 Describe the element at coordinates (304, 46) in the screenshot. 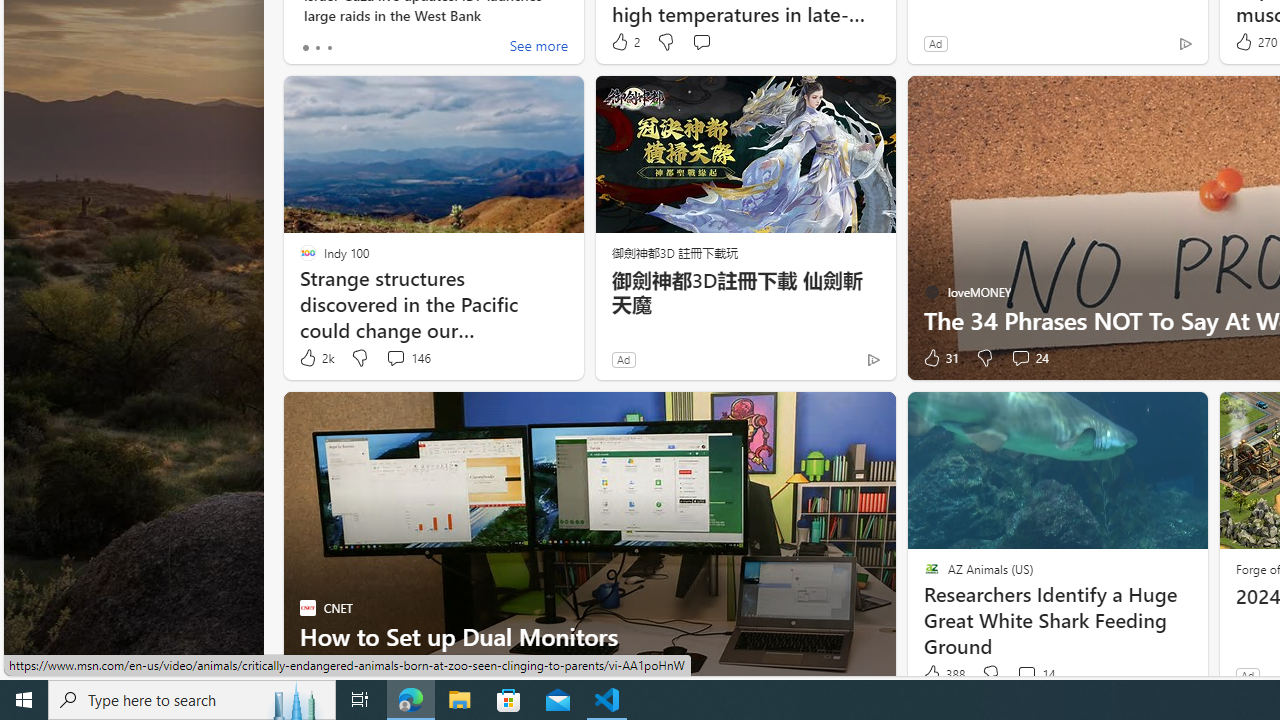

I see `'tab-0'` at that location.